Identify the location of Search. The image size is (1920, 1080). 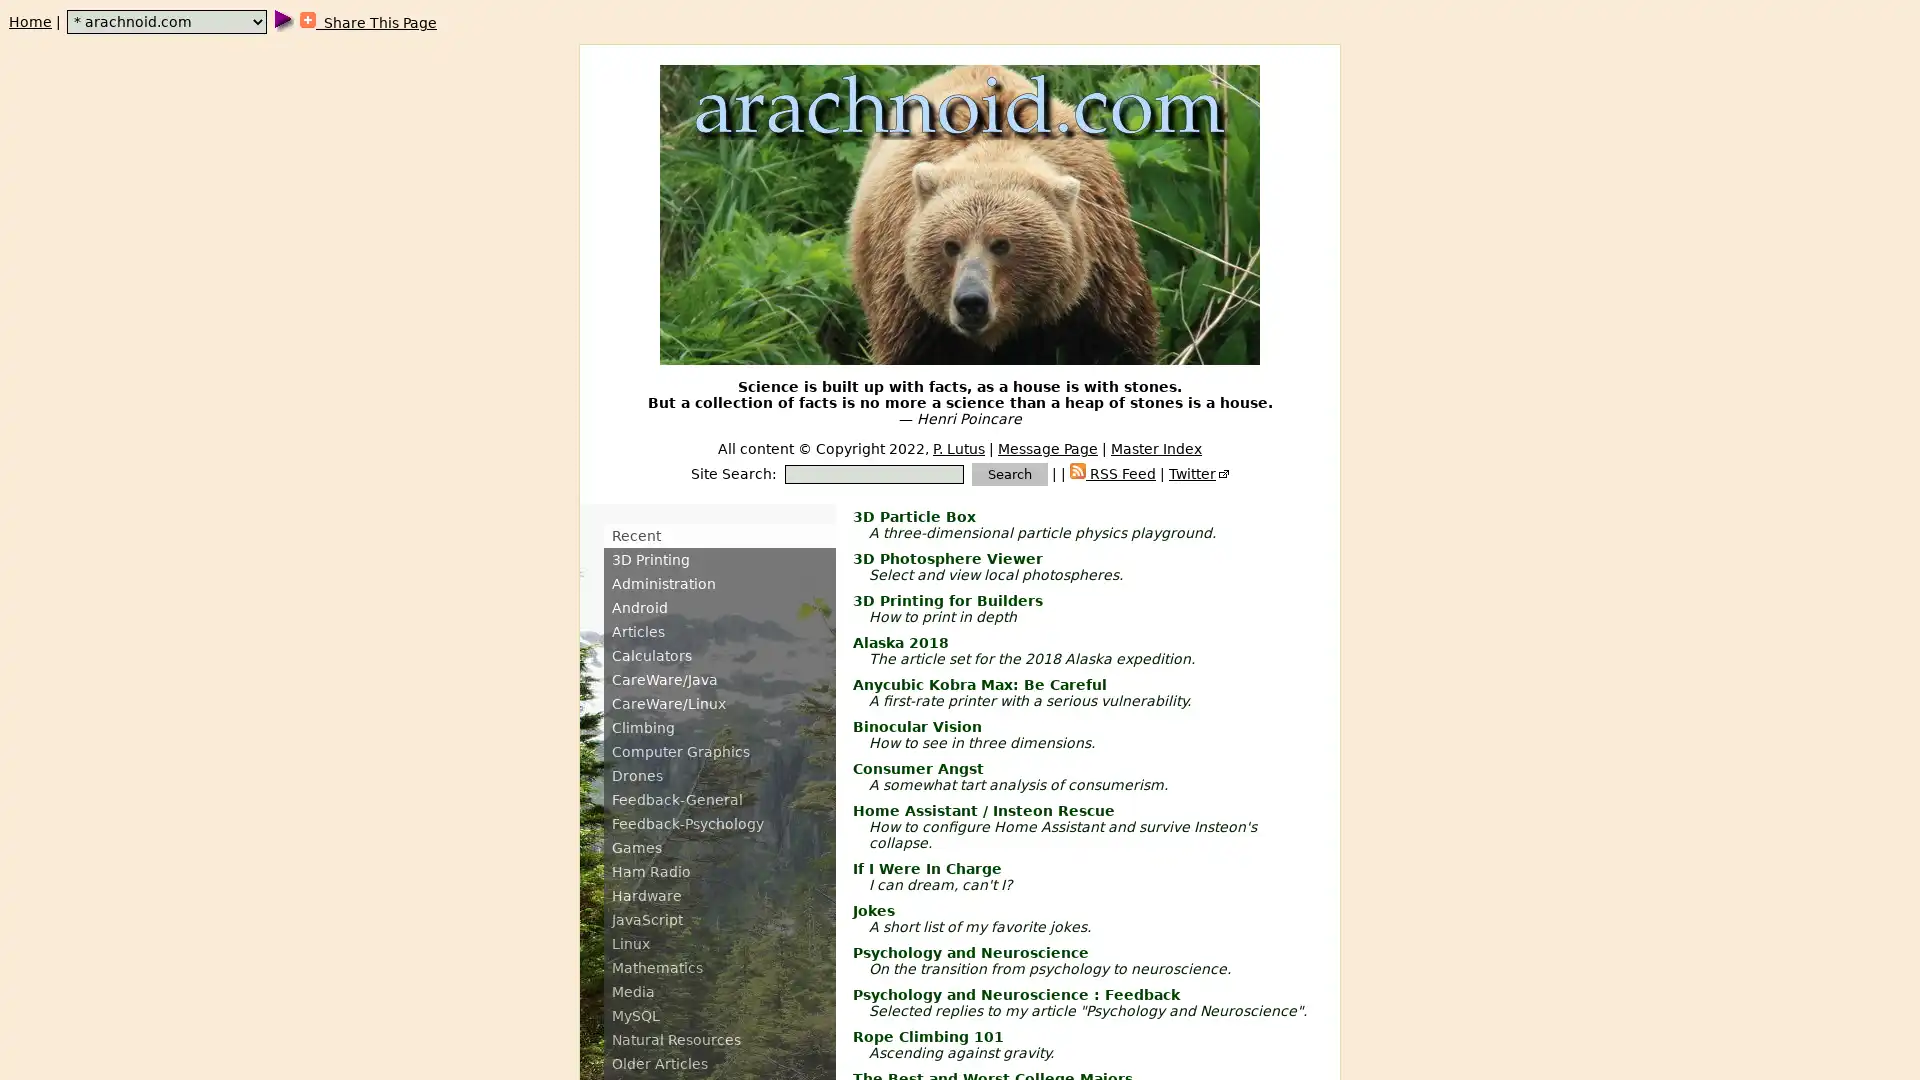
(1009, 474).